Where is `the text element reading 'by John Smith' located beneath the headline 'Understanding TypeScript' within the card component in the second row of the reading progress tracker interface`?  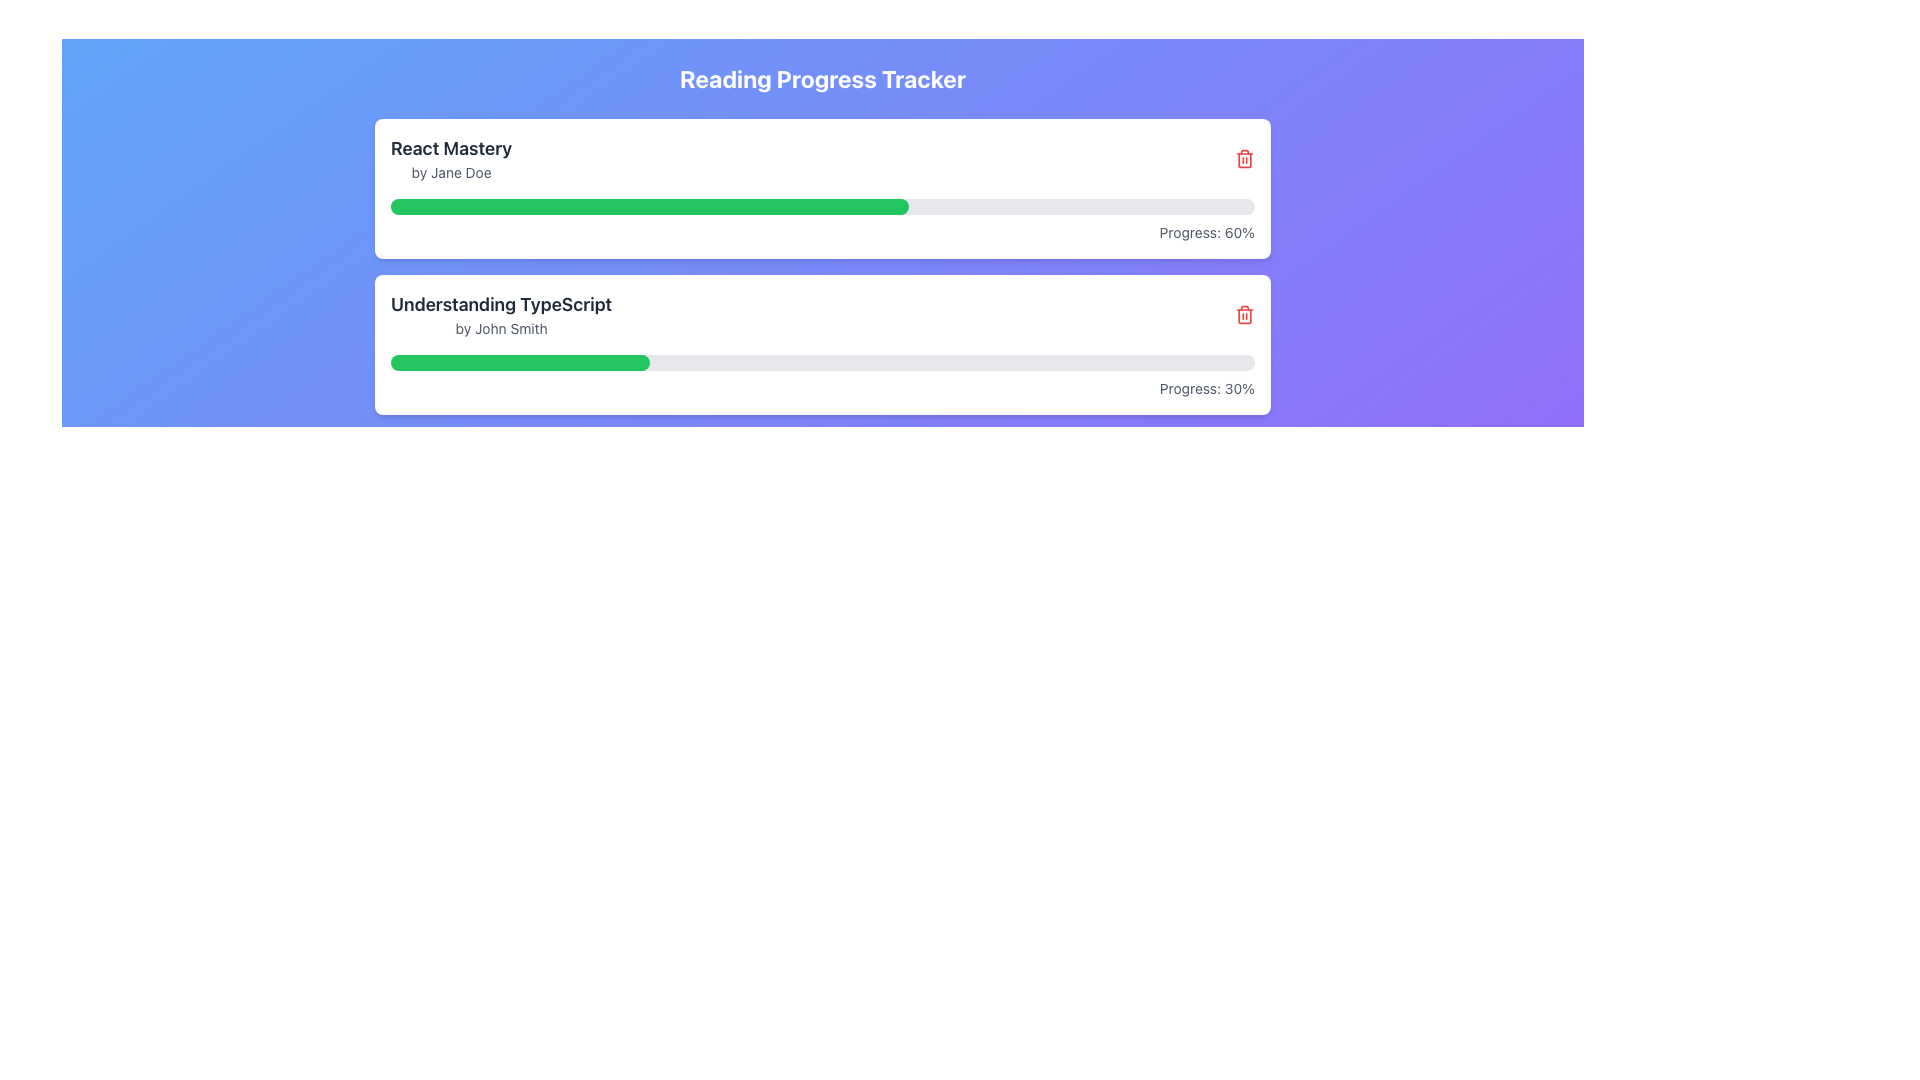
the text element reading 'by John Smith' located beneath the headline 'Understanding TypeScript' within the card component in the second row of the reading progress tracker interface is located at coordinates (501, 327).